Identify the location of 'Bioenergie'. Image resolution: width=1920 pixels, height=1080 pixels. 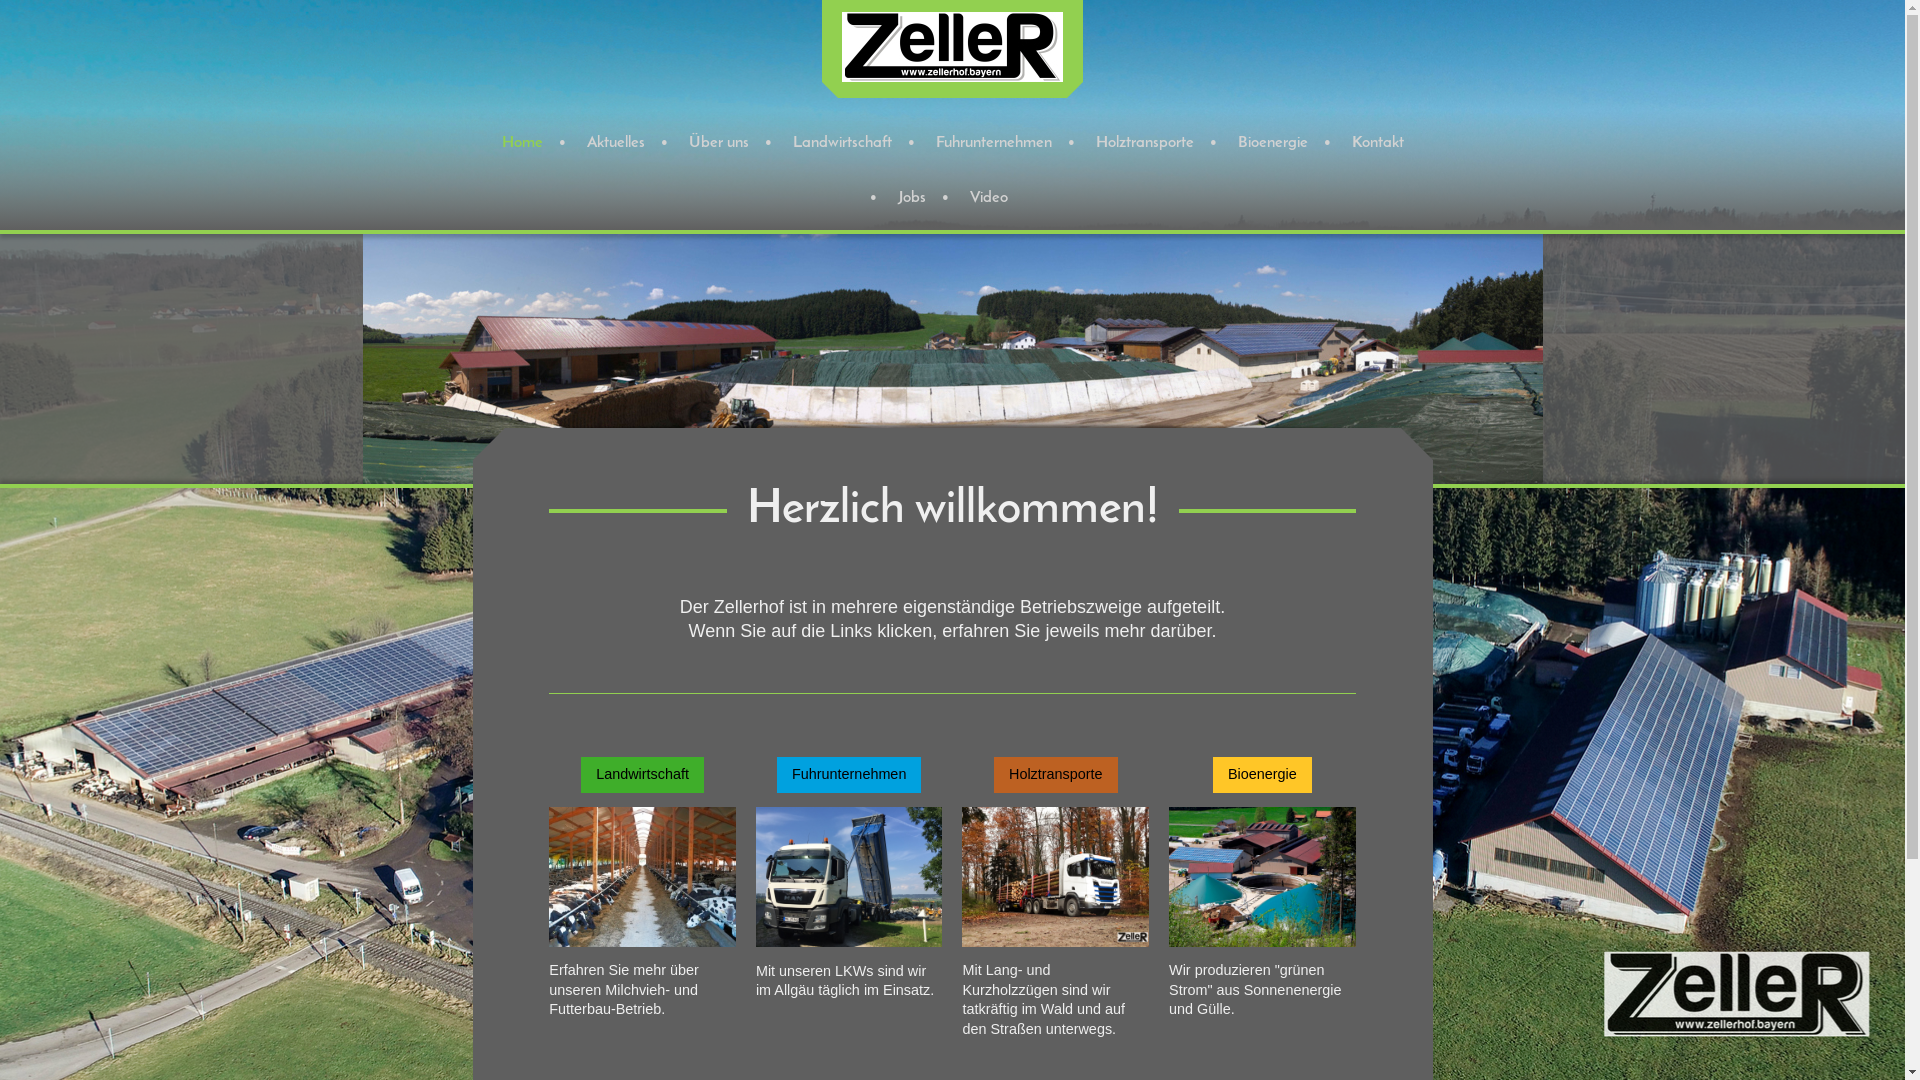
(1271, 142).